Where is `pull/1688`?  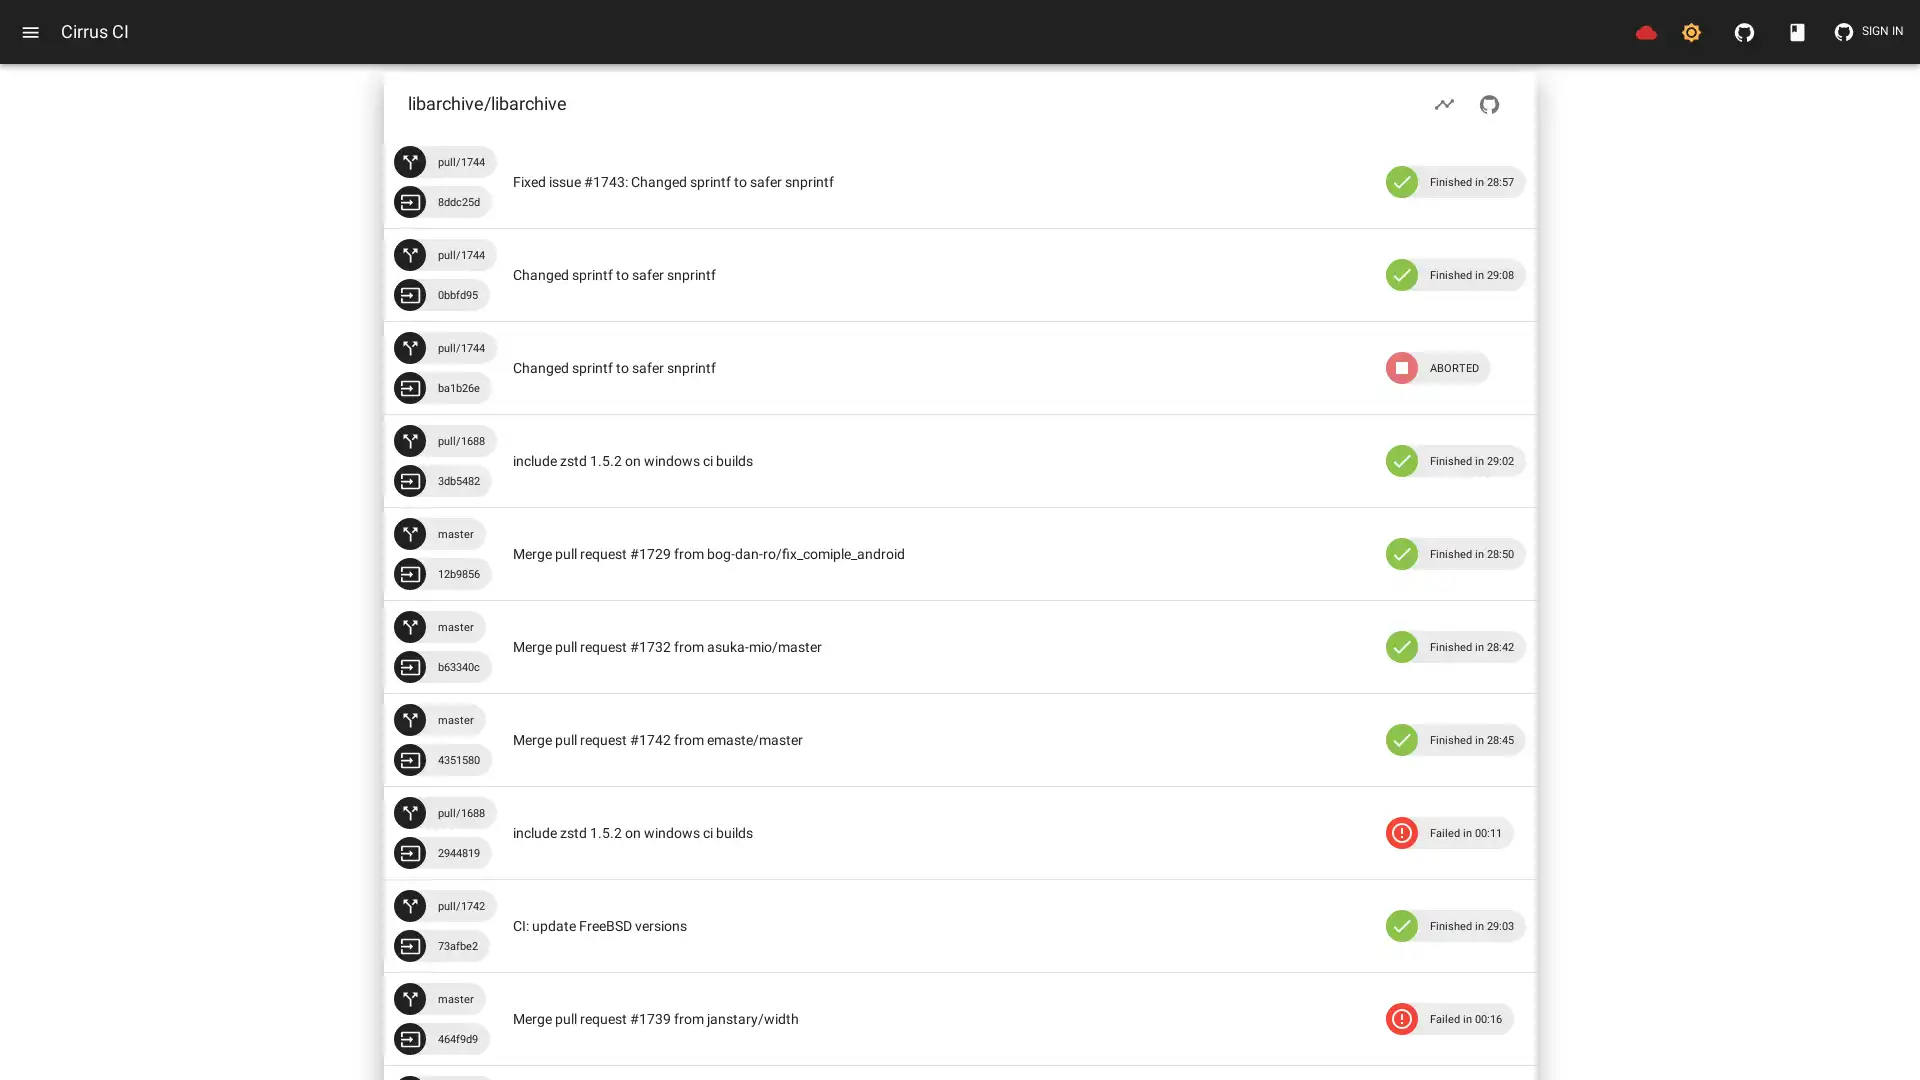 pull/1688 is located at coordinates (444, 813).